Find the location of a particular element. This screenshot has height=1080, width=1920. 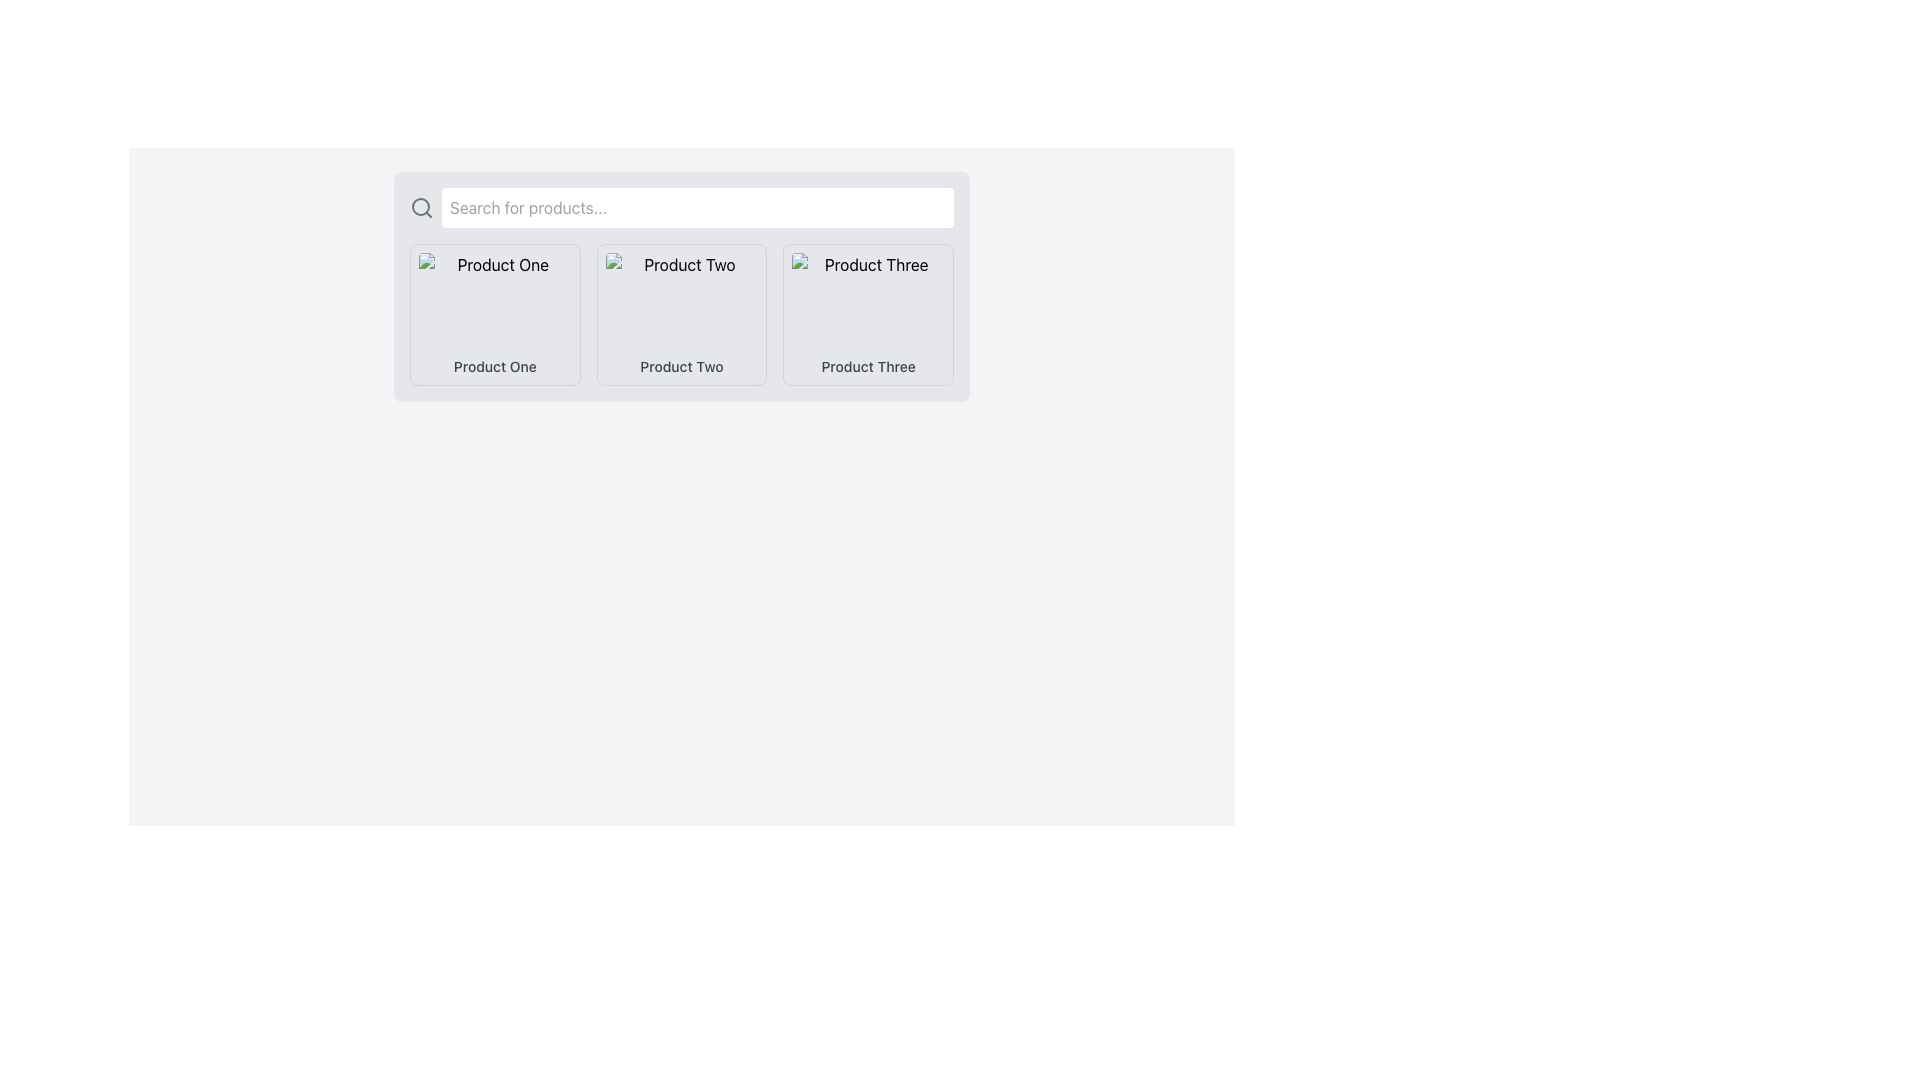

the gray background rectangular card labeled 'Product Two' located in the second column of the grid layout is located at coordinates (681, 286).